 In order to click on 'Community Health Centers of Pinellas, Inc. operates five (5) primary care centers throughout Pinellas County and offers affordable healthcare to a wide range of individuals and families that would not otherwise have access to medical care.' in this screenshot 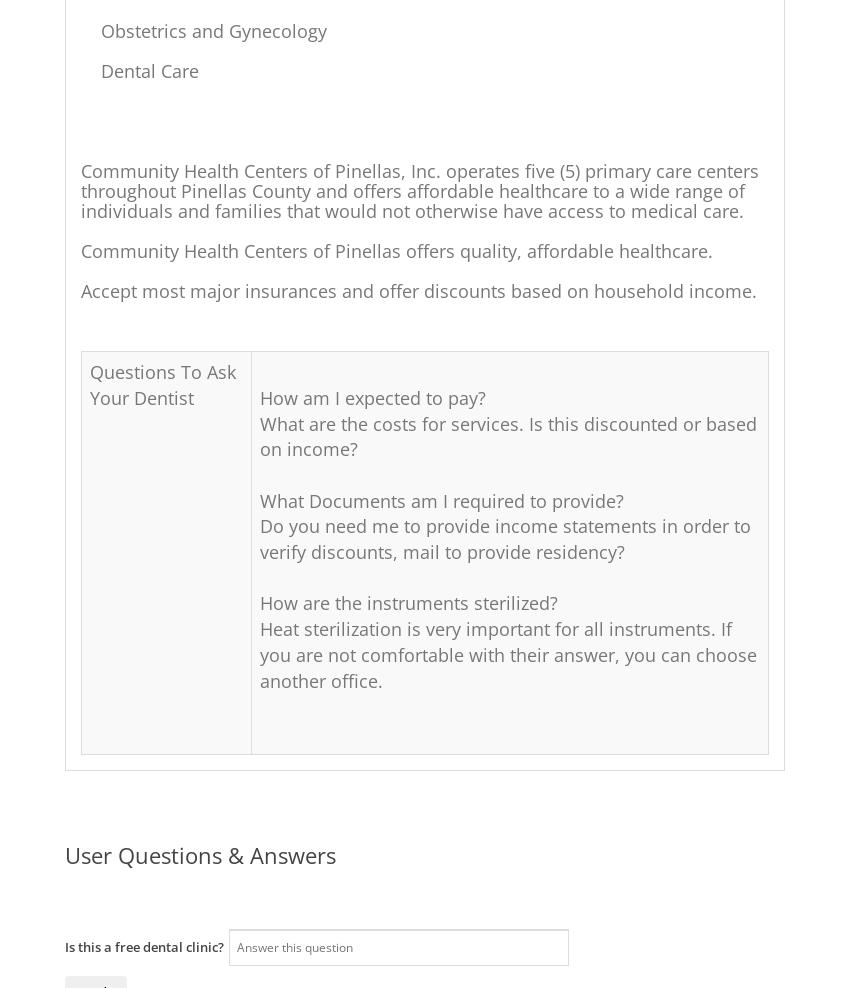, I will do `click(81, 190)`.